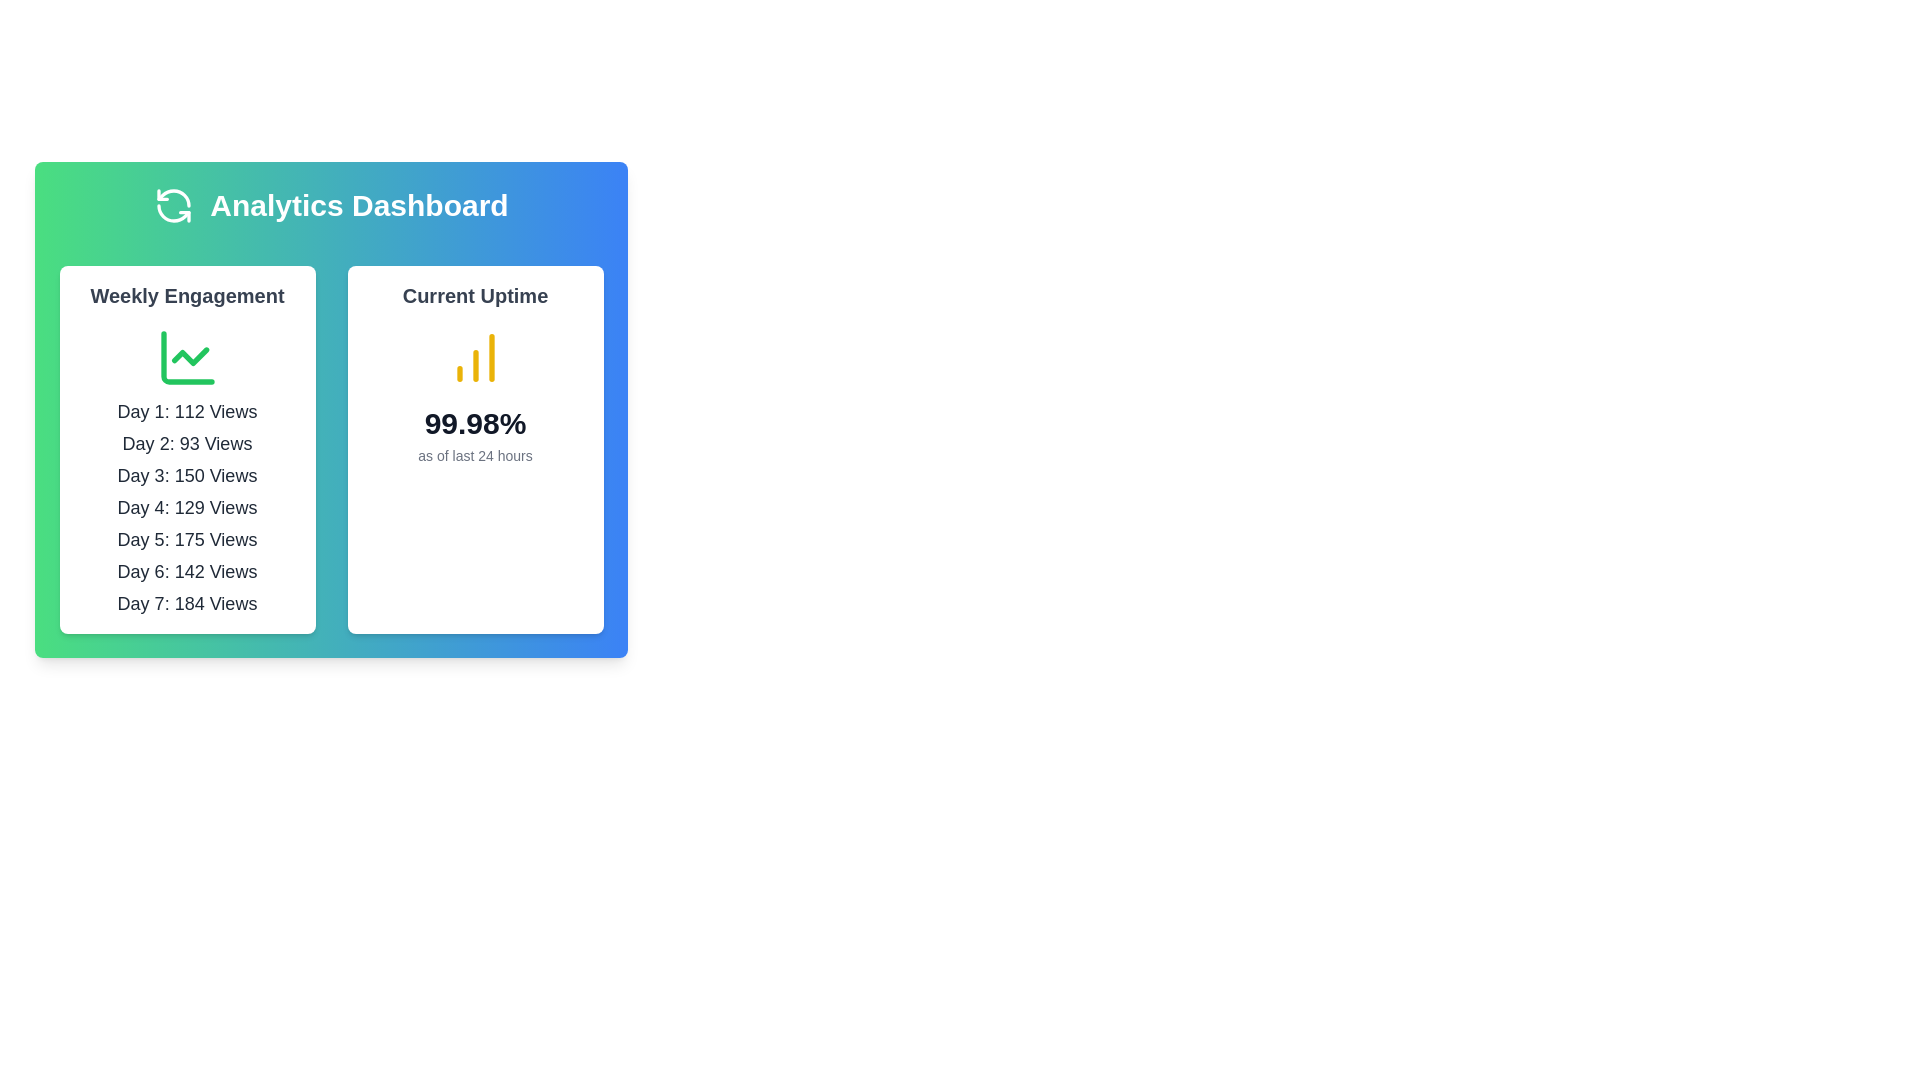  I want to click on the text label element that displays 'as of last 24 hours', which is located directly below the bold text '99.98%' in the 'Current Uptime' card, so click(474, 455).